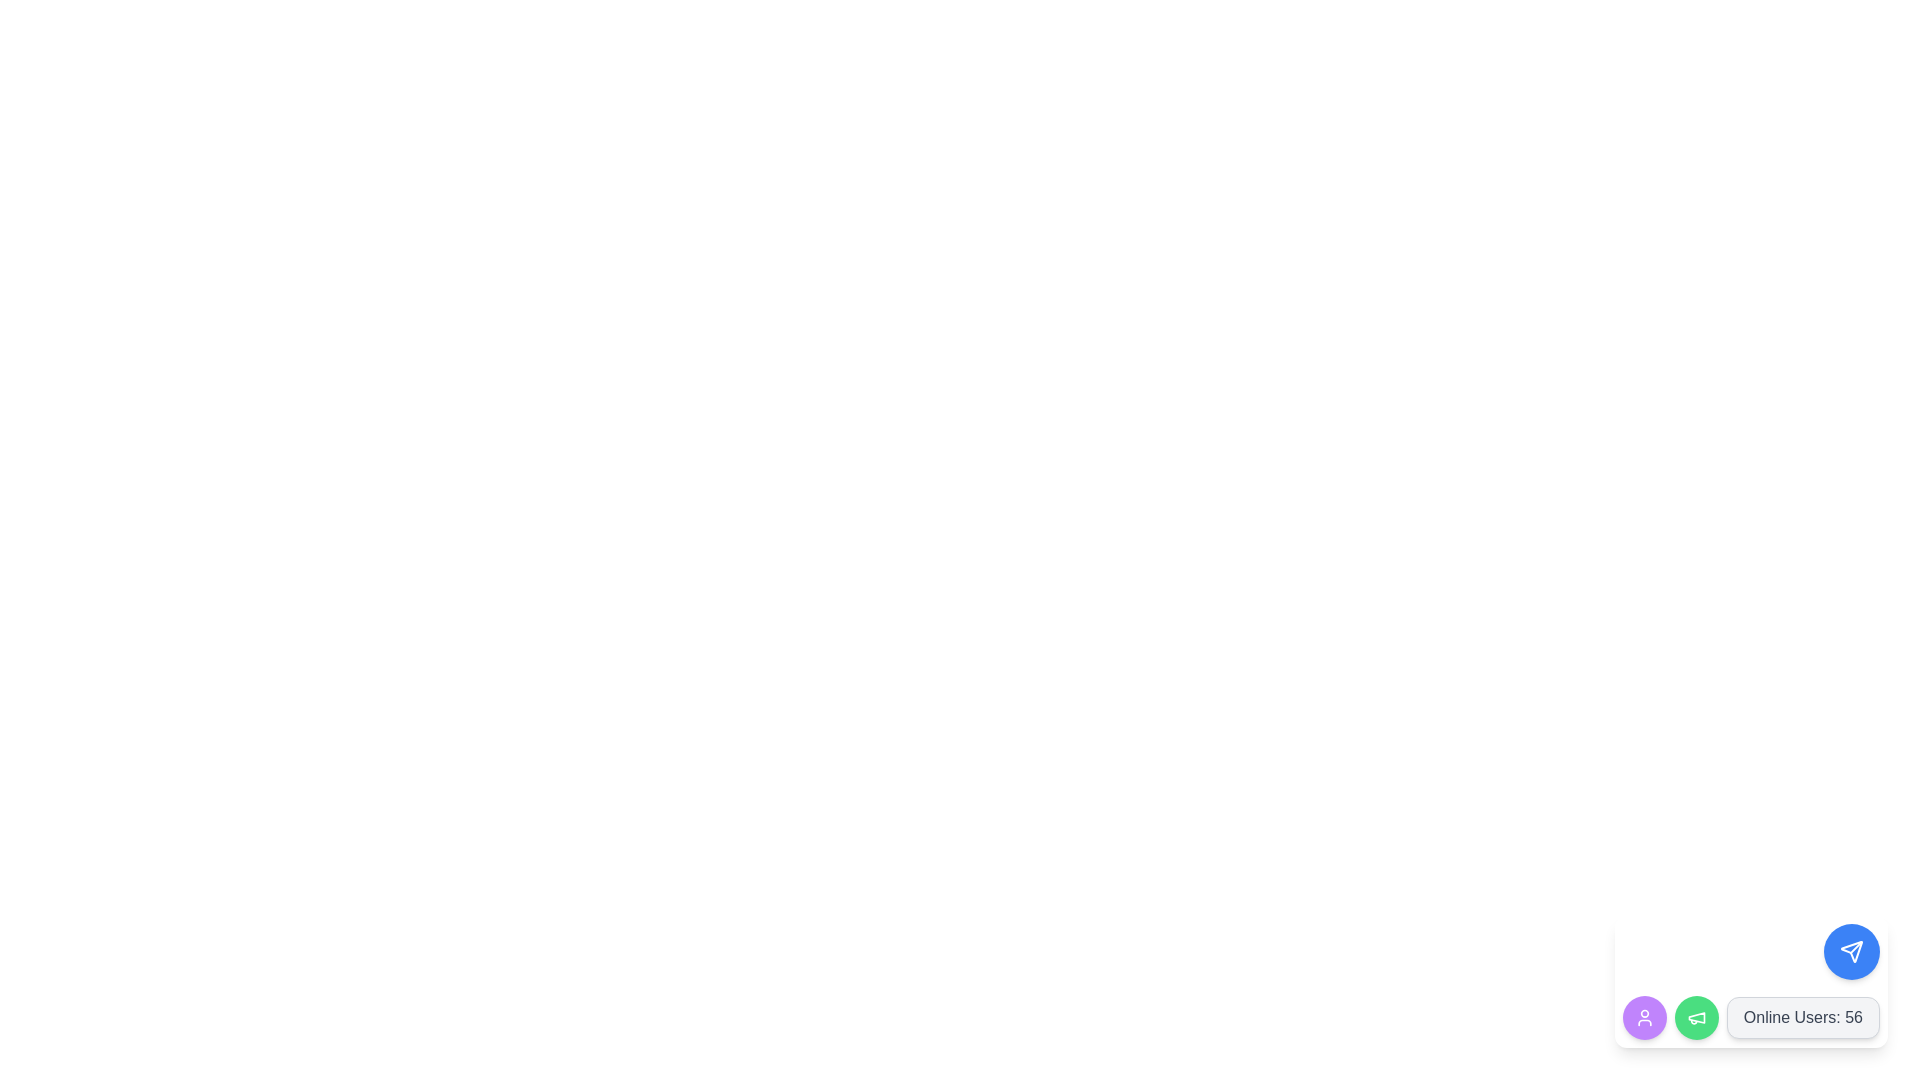  What do you see at coordinates (1851, 951) in the screenshot?
I see `the send icon, which is a right-pointing arrow within a blue circular button located at the bottom-right corner of the interface` at bounding box center [1851, 951].